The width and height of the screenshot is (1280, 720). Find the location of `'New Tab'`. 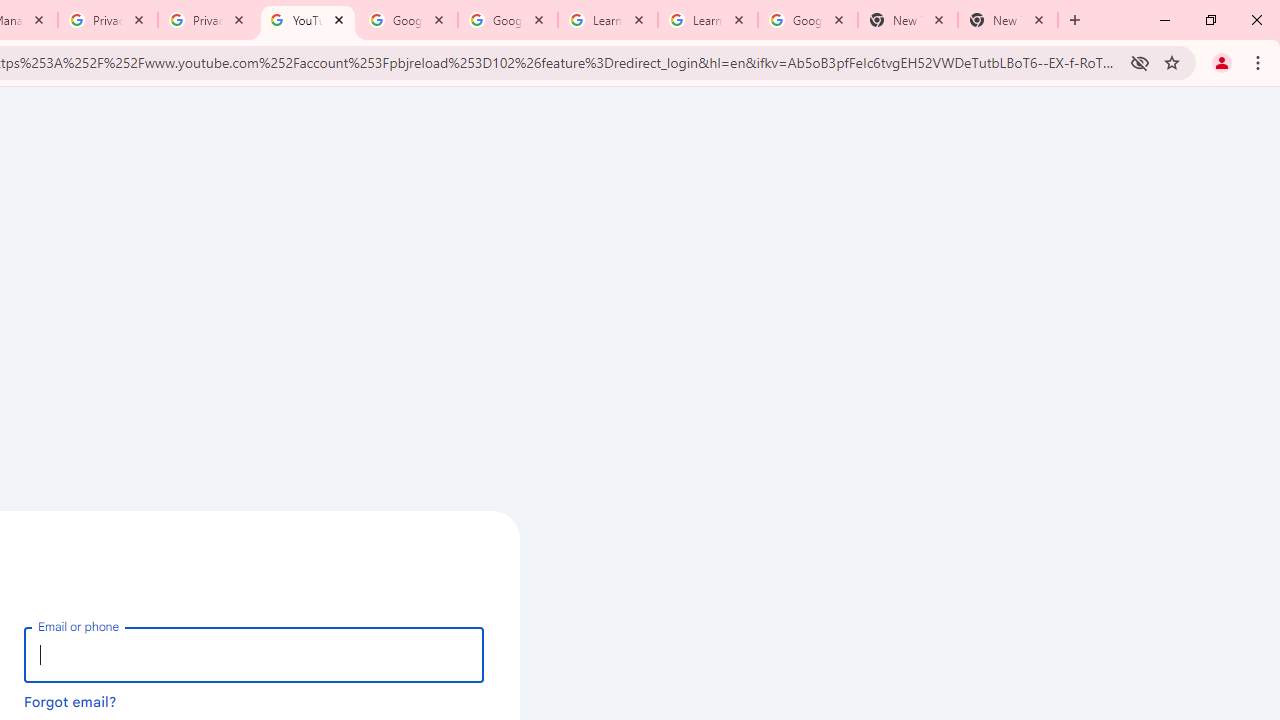

'New Tab' is located at coordinates (1008, 20).